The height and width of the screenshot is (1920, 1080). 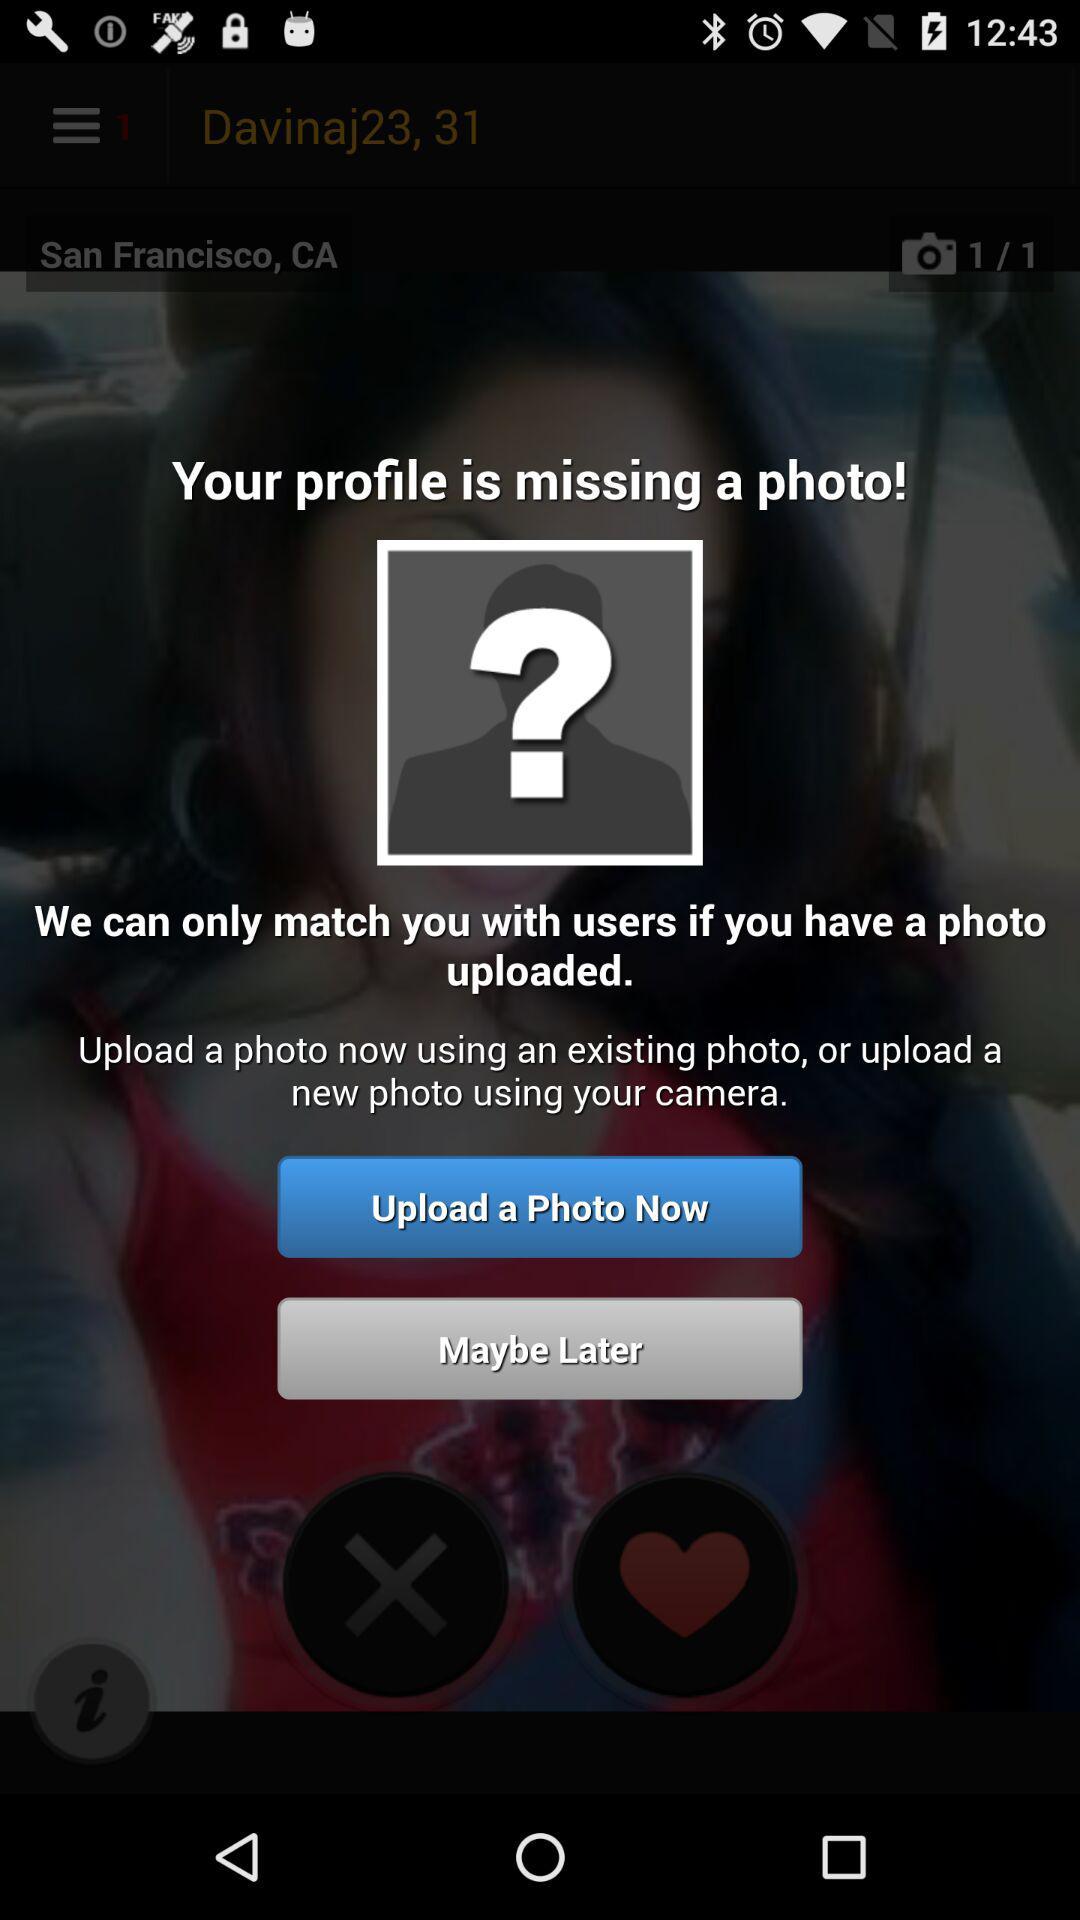 What do you see at coordinates (91, 1701) in the screenshot?
I see `the icon below the upload a photo item` at bounding box center [91, 1701].